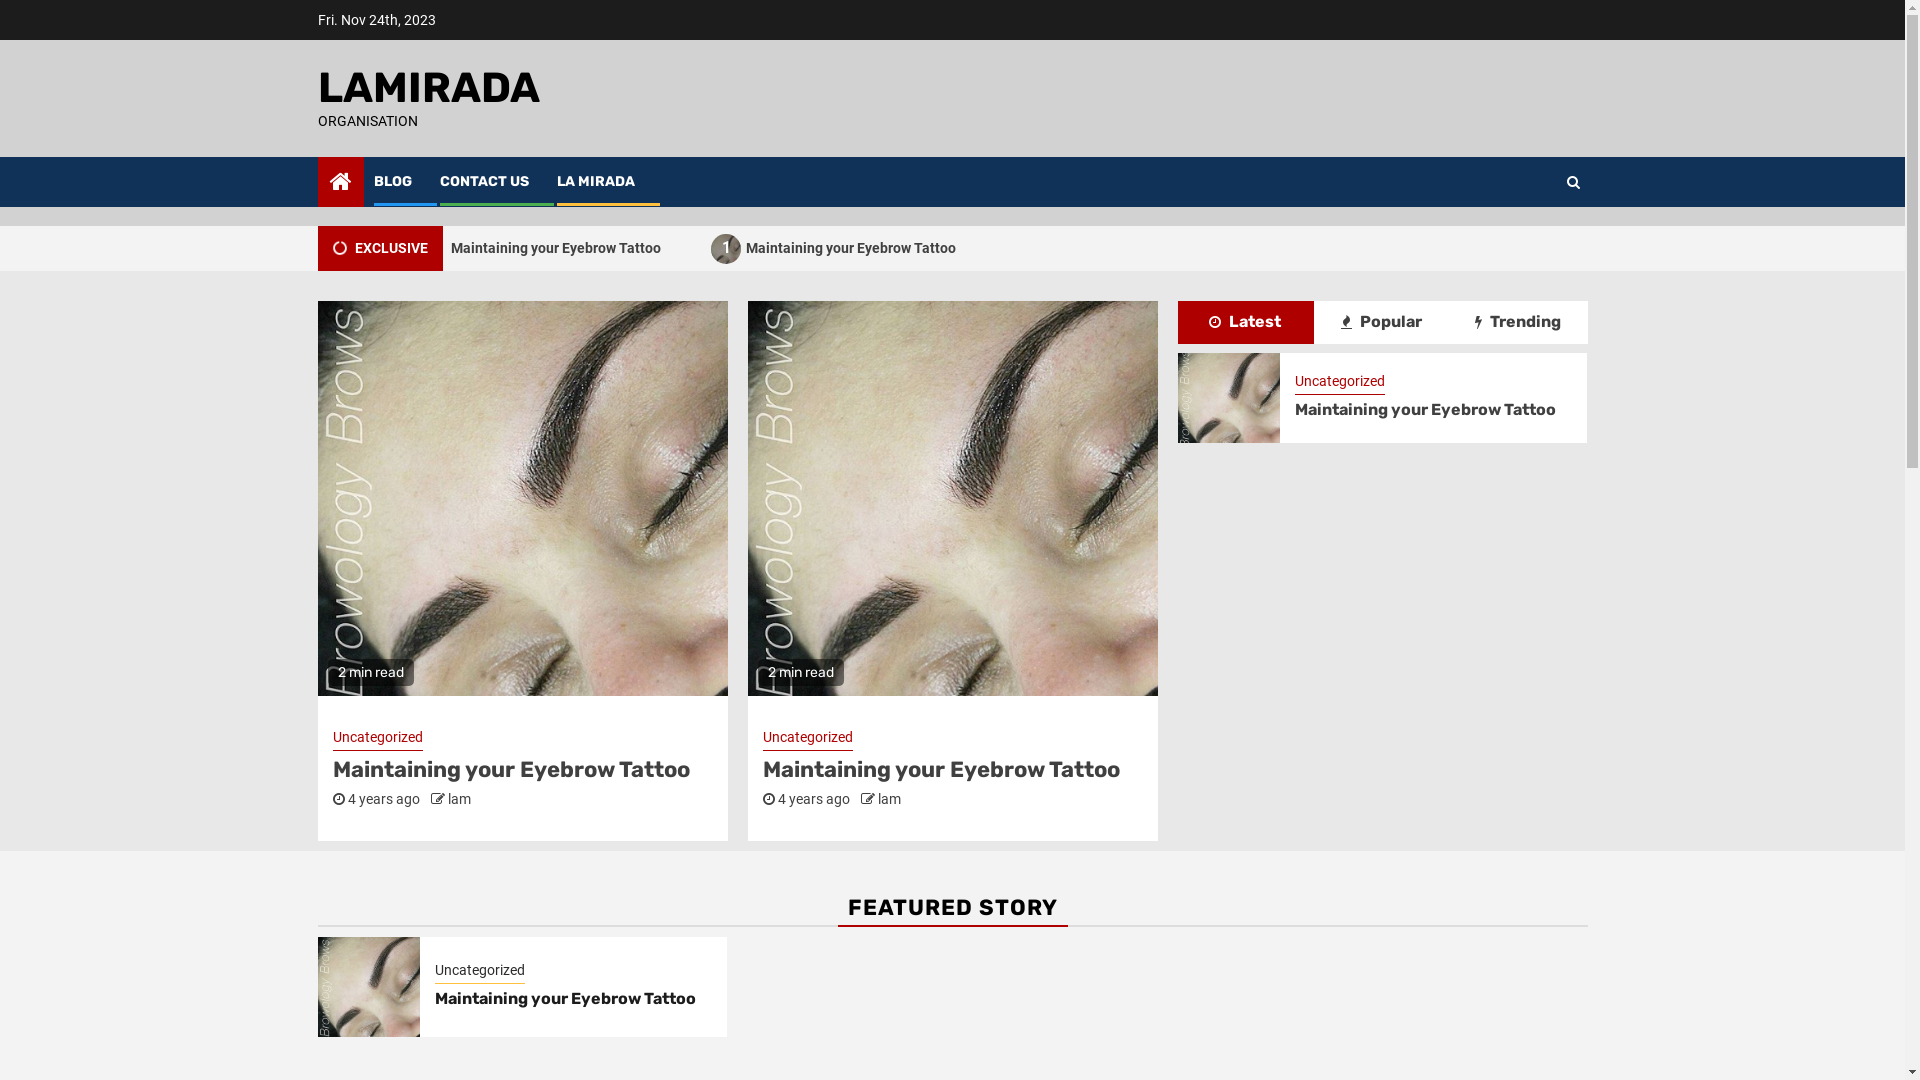 This screenshot has height=1080, width=1920. What do you see at coordinates (484, 181) in the screenshot?
I see `'CONTACT US'` at bounding box center [484, 181].